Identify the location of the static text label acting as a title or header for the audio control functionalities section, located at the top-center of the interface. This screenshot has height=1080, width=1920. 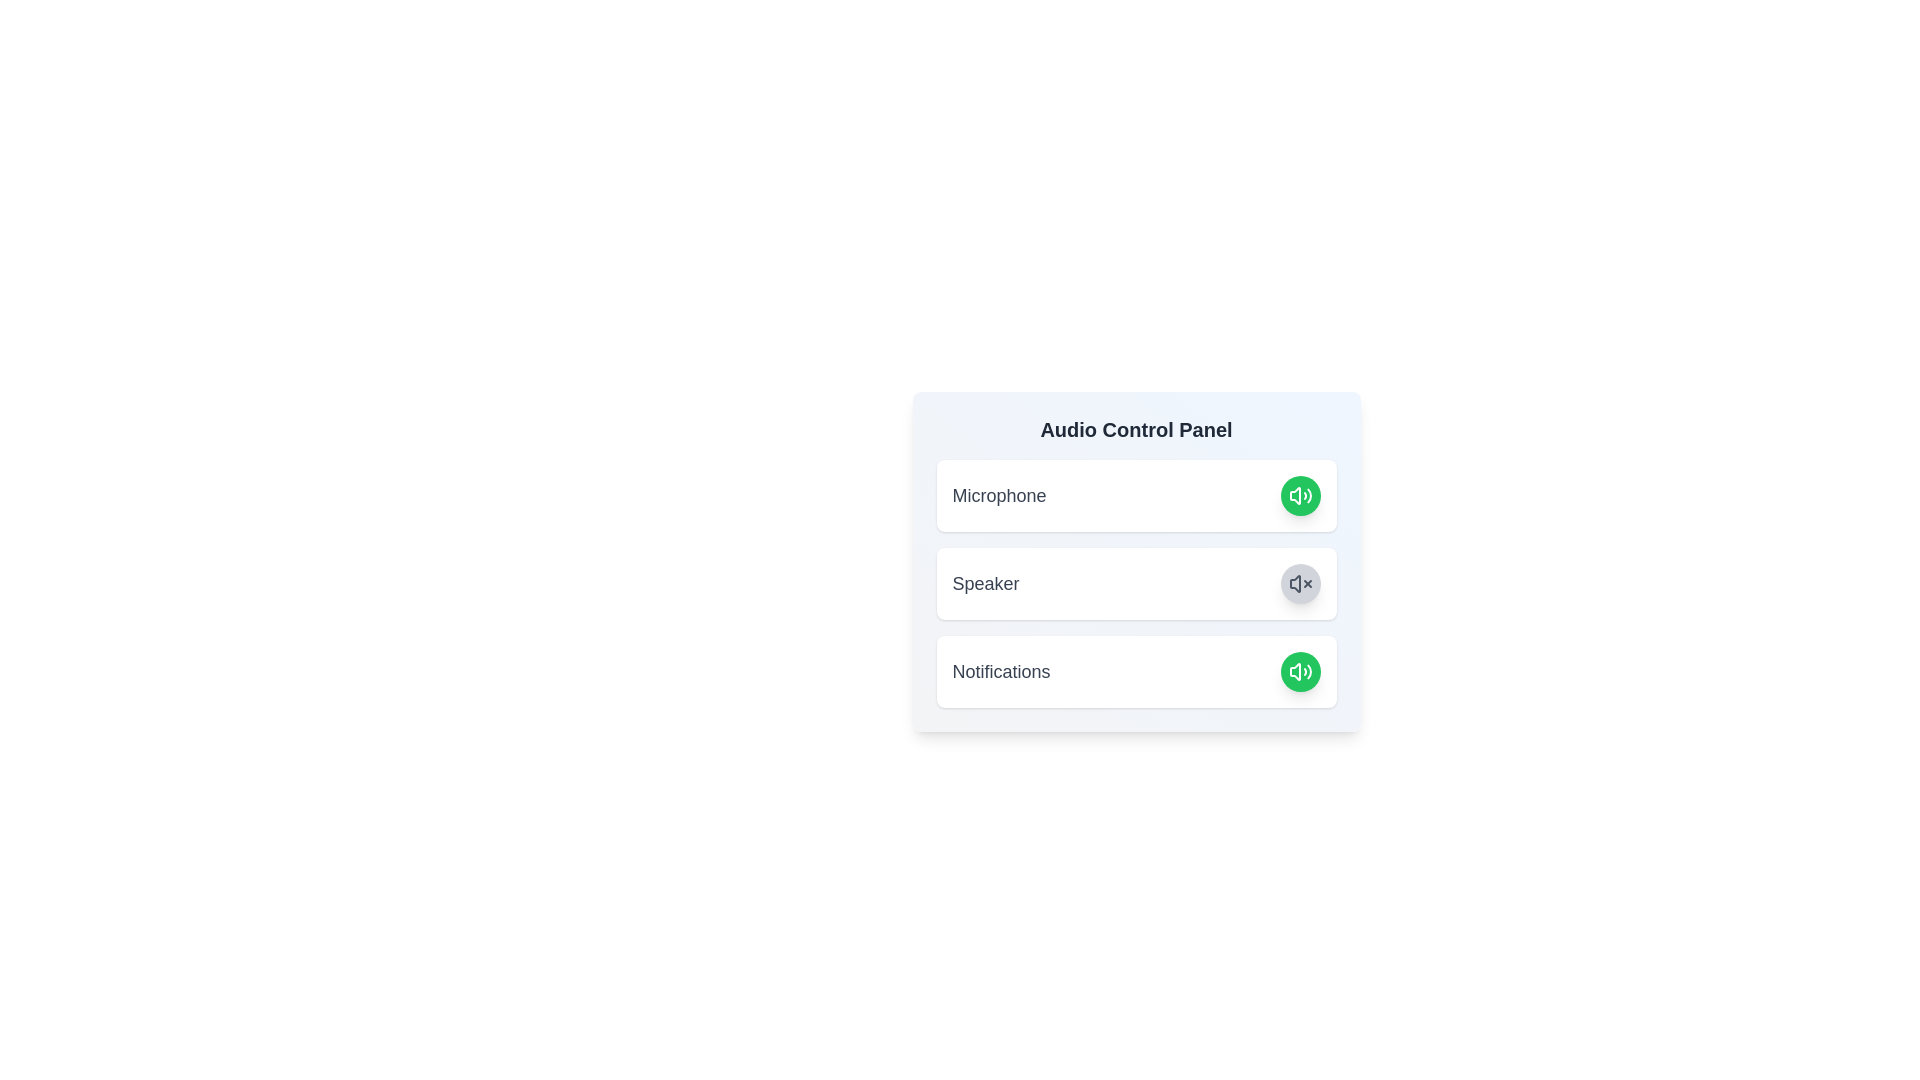
(1136, 428).